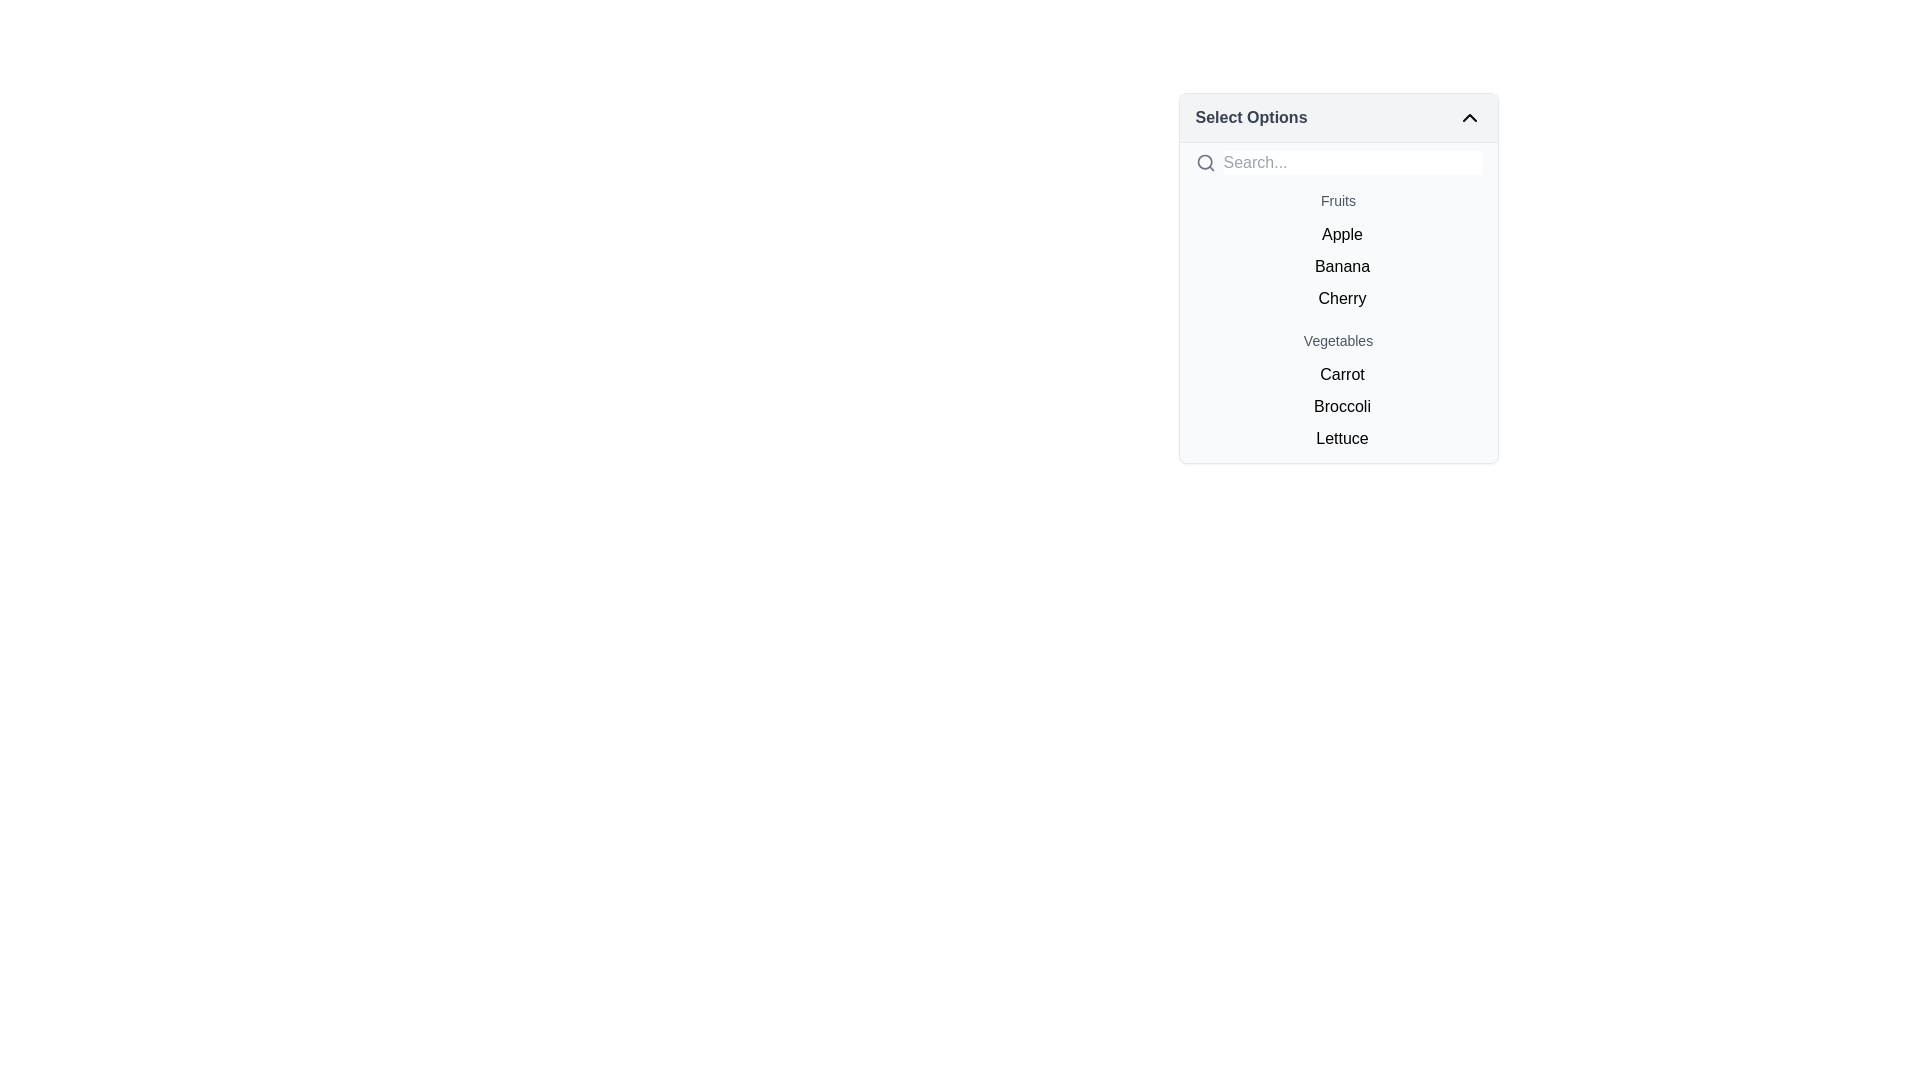  I want to click on the text label indicating the dropdown menu to focus on the dropdown options, so click(1250, 118).